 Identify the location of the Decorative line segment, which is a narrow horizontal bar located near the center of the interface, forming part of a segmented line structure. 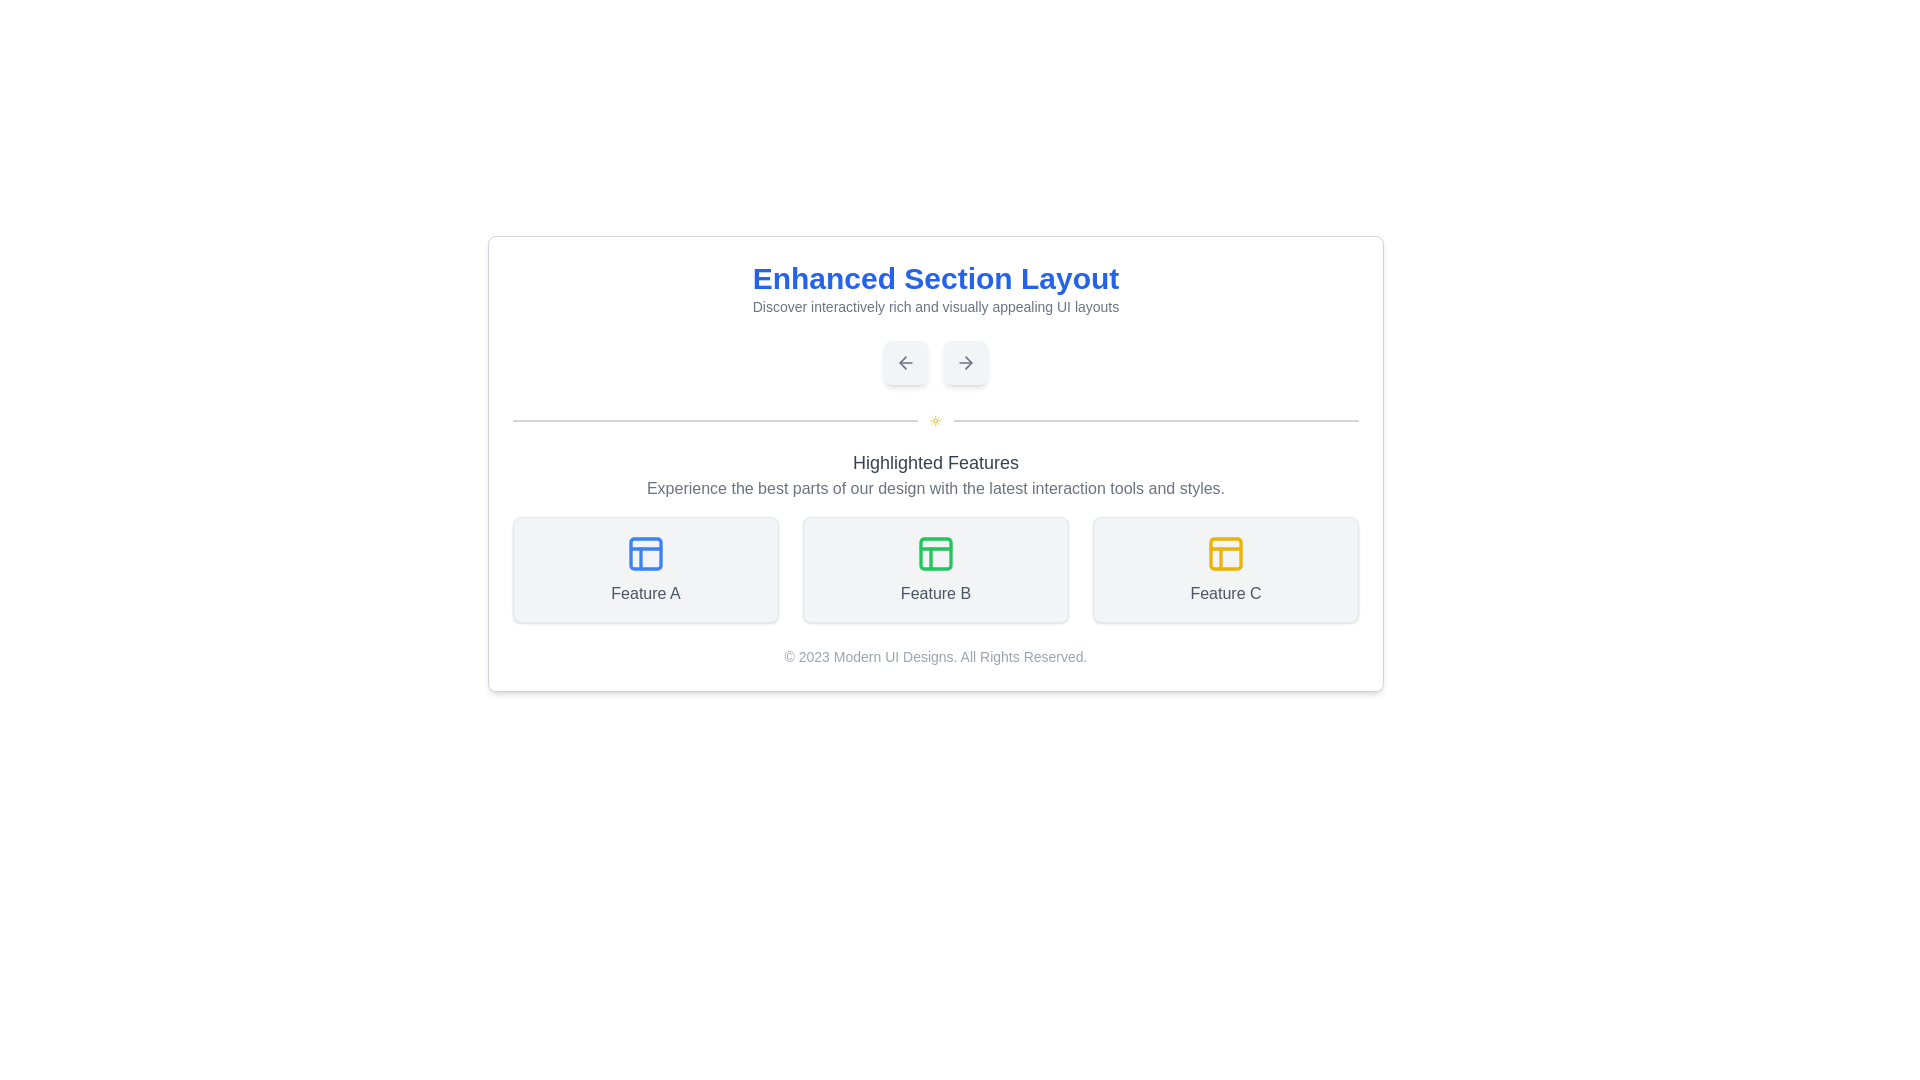
(1156, 419).